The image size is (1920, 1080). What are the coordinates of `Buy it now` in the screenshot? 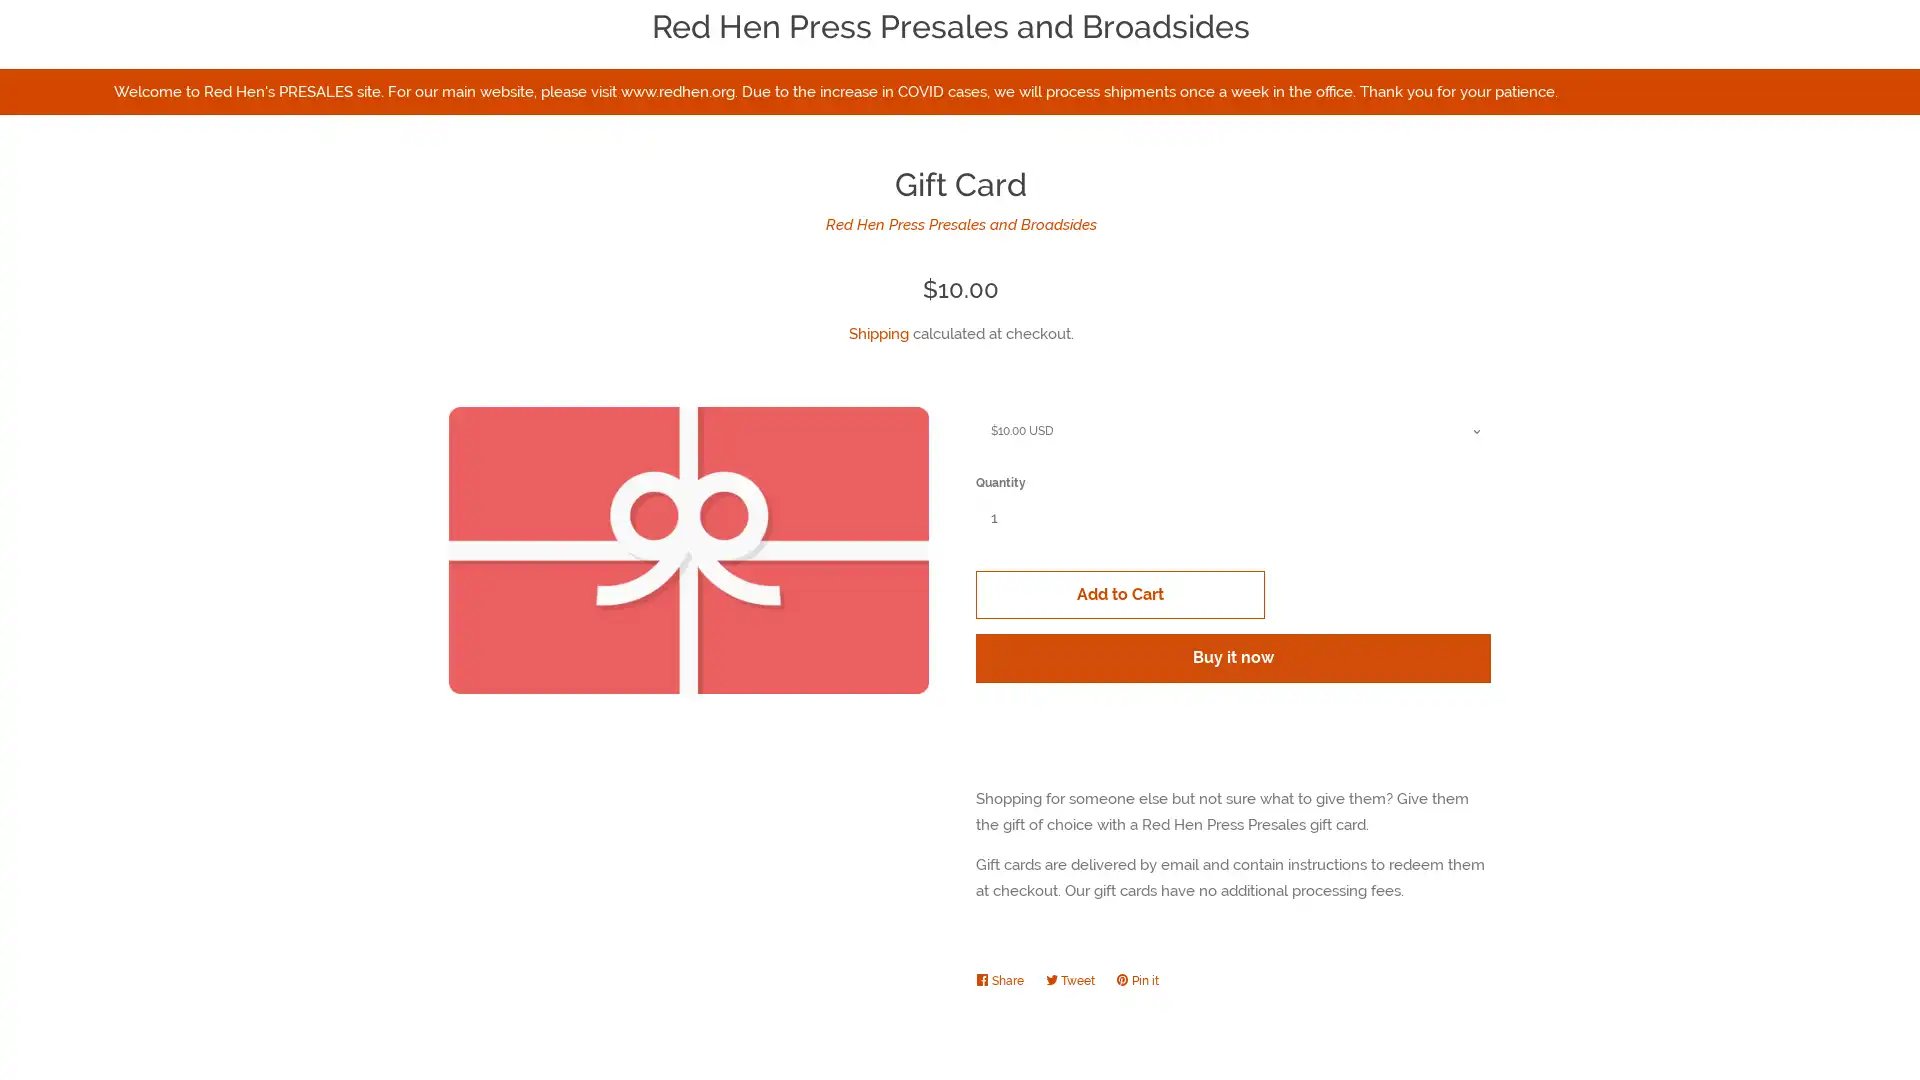 It's located at (1357, 588).